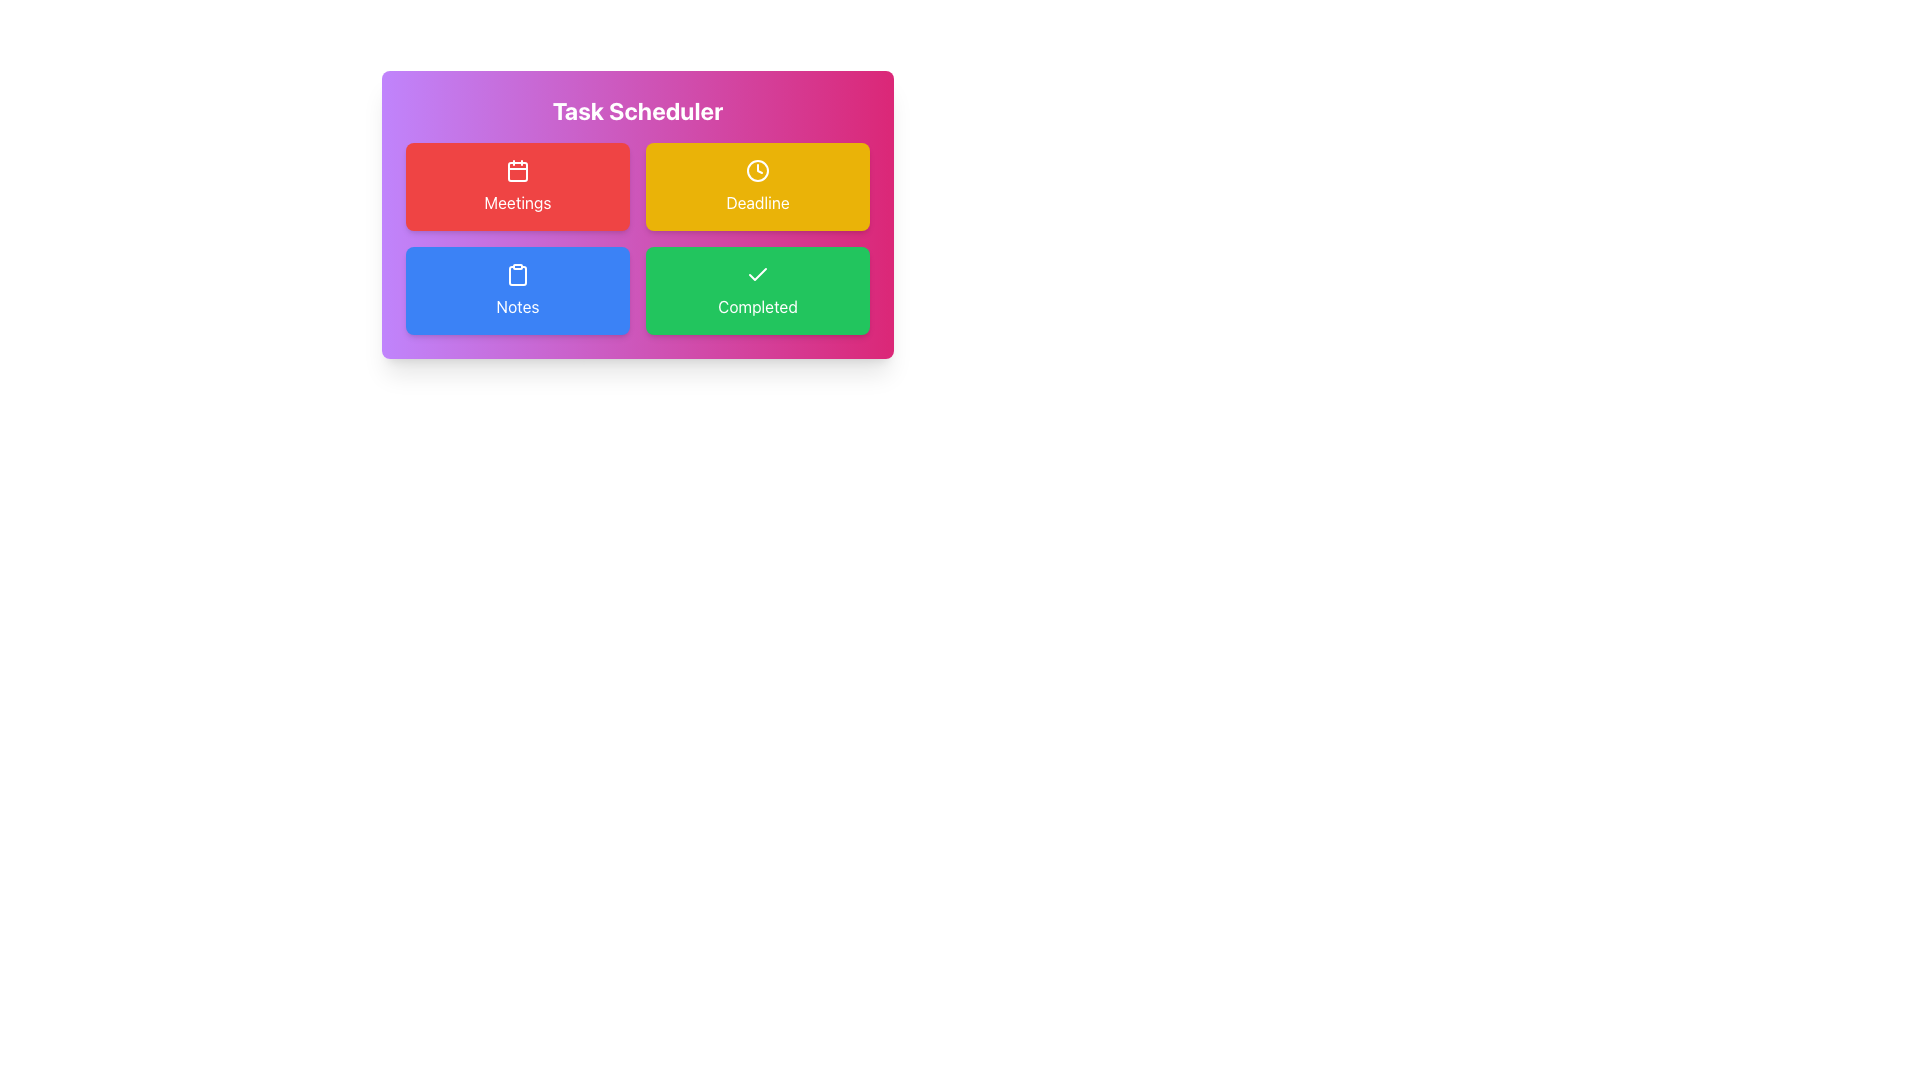  What do you see at coordinates (757, 274) in the screenshot?
I see `the vector graphic checkmark located in the center of the 'Completed' button, which has a green background and is positioned in the bottom-right of the grid under the 'Task Scheduler' heading` at bounding box center [757, 274].